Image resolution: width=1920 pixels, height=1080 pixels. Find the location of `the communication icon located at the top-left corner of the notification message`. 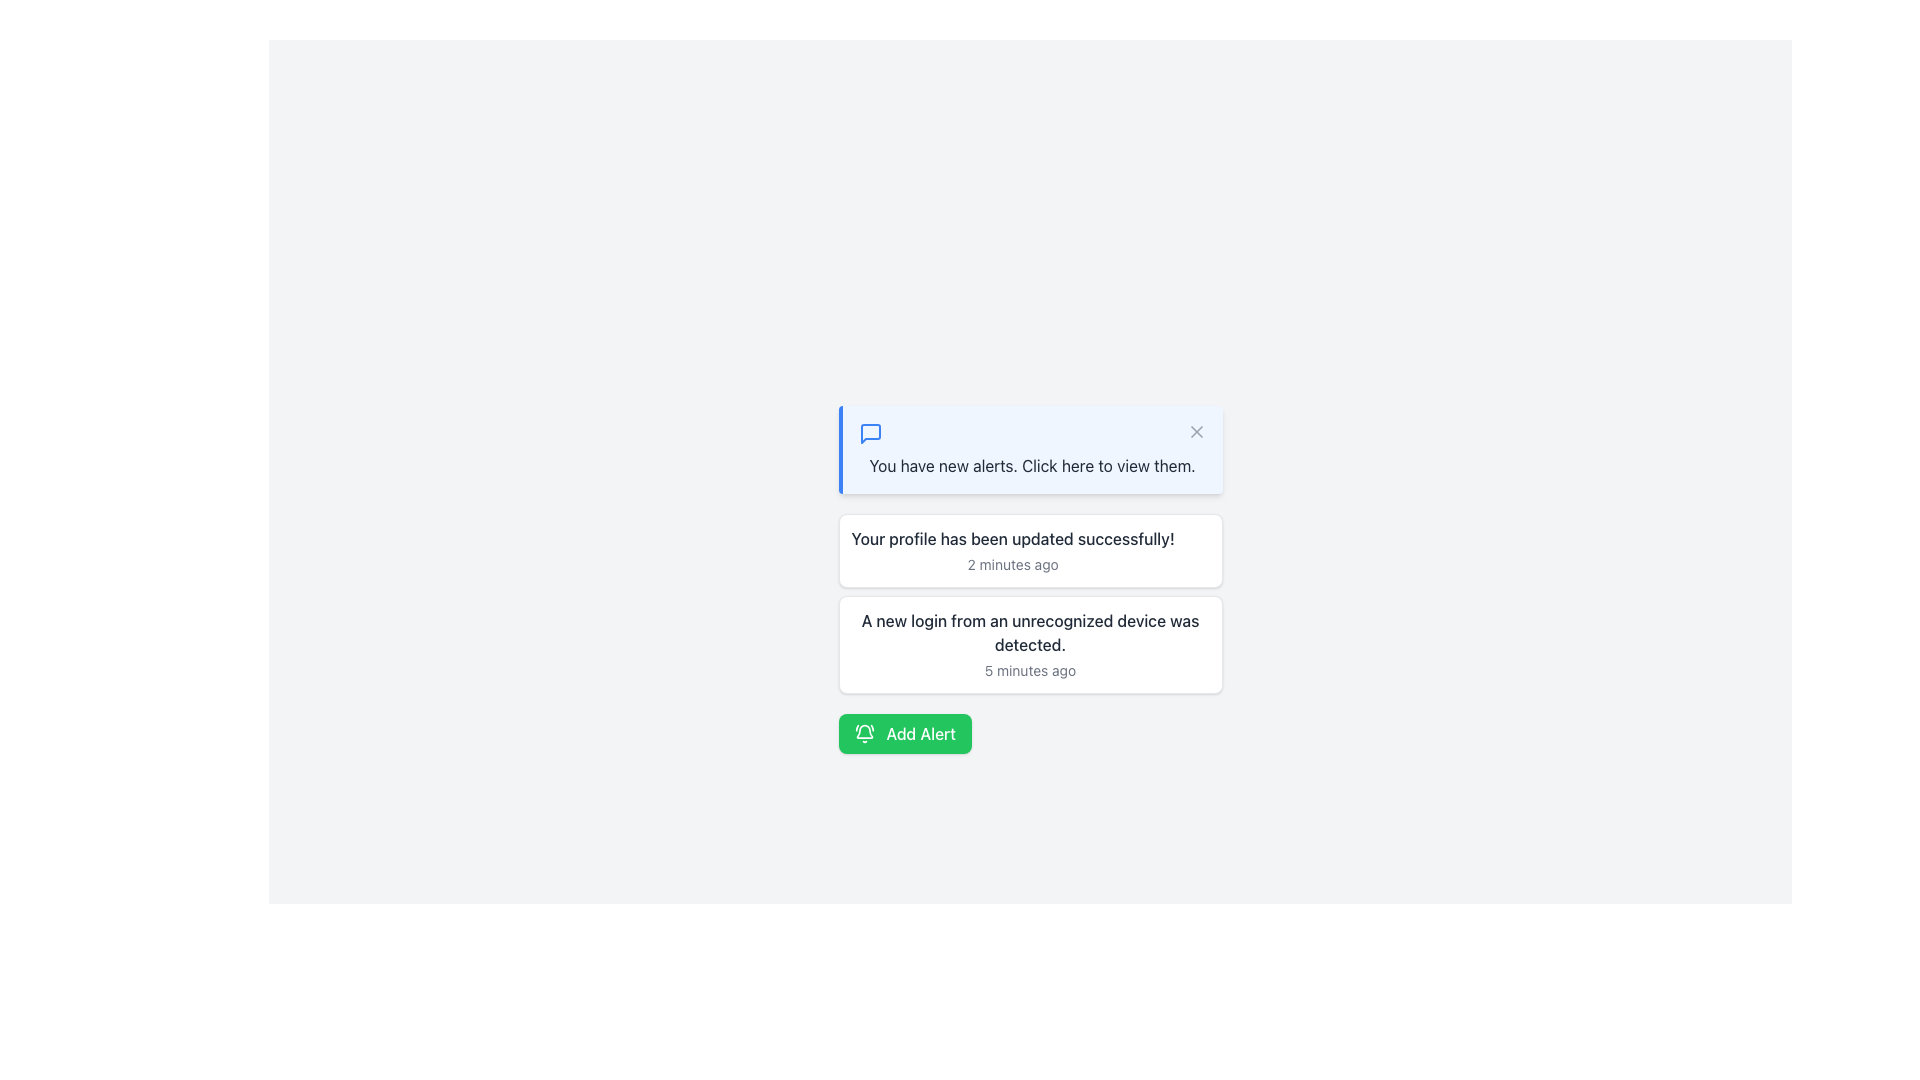

the communication icon located at the top-left corner of the notification message is located at coordinates (870, 433).